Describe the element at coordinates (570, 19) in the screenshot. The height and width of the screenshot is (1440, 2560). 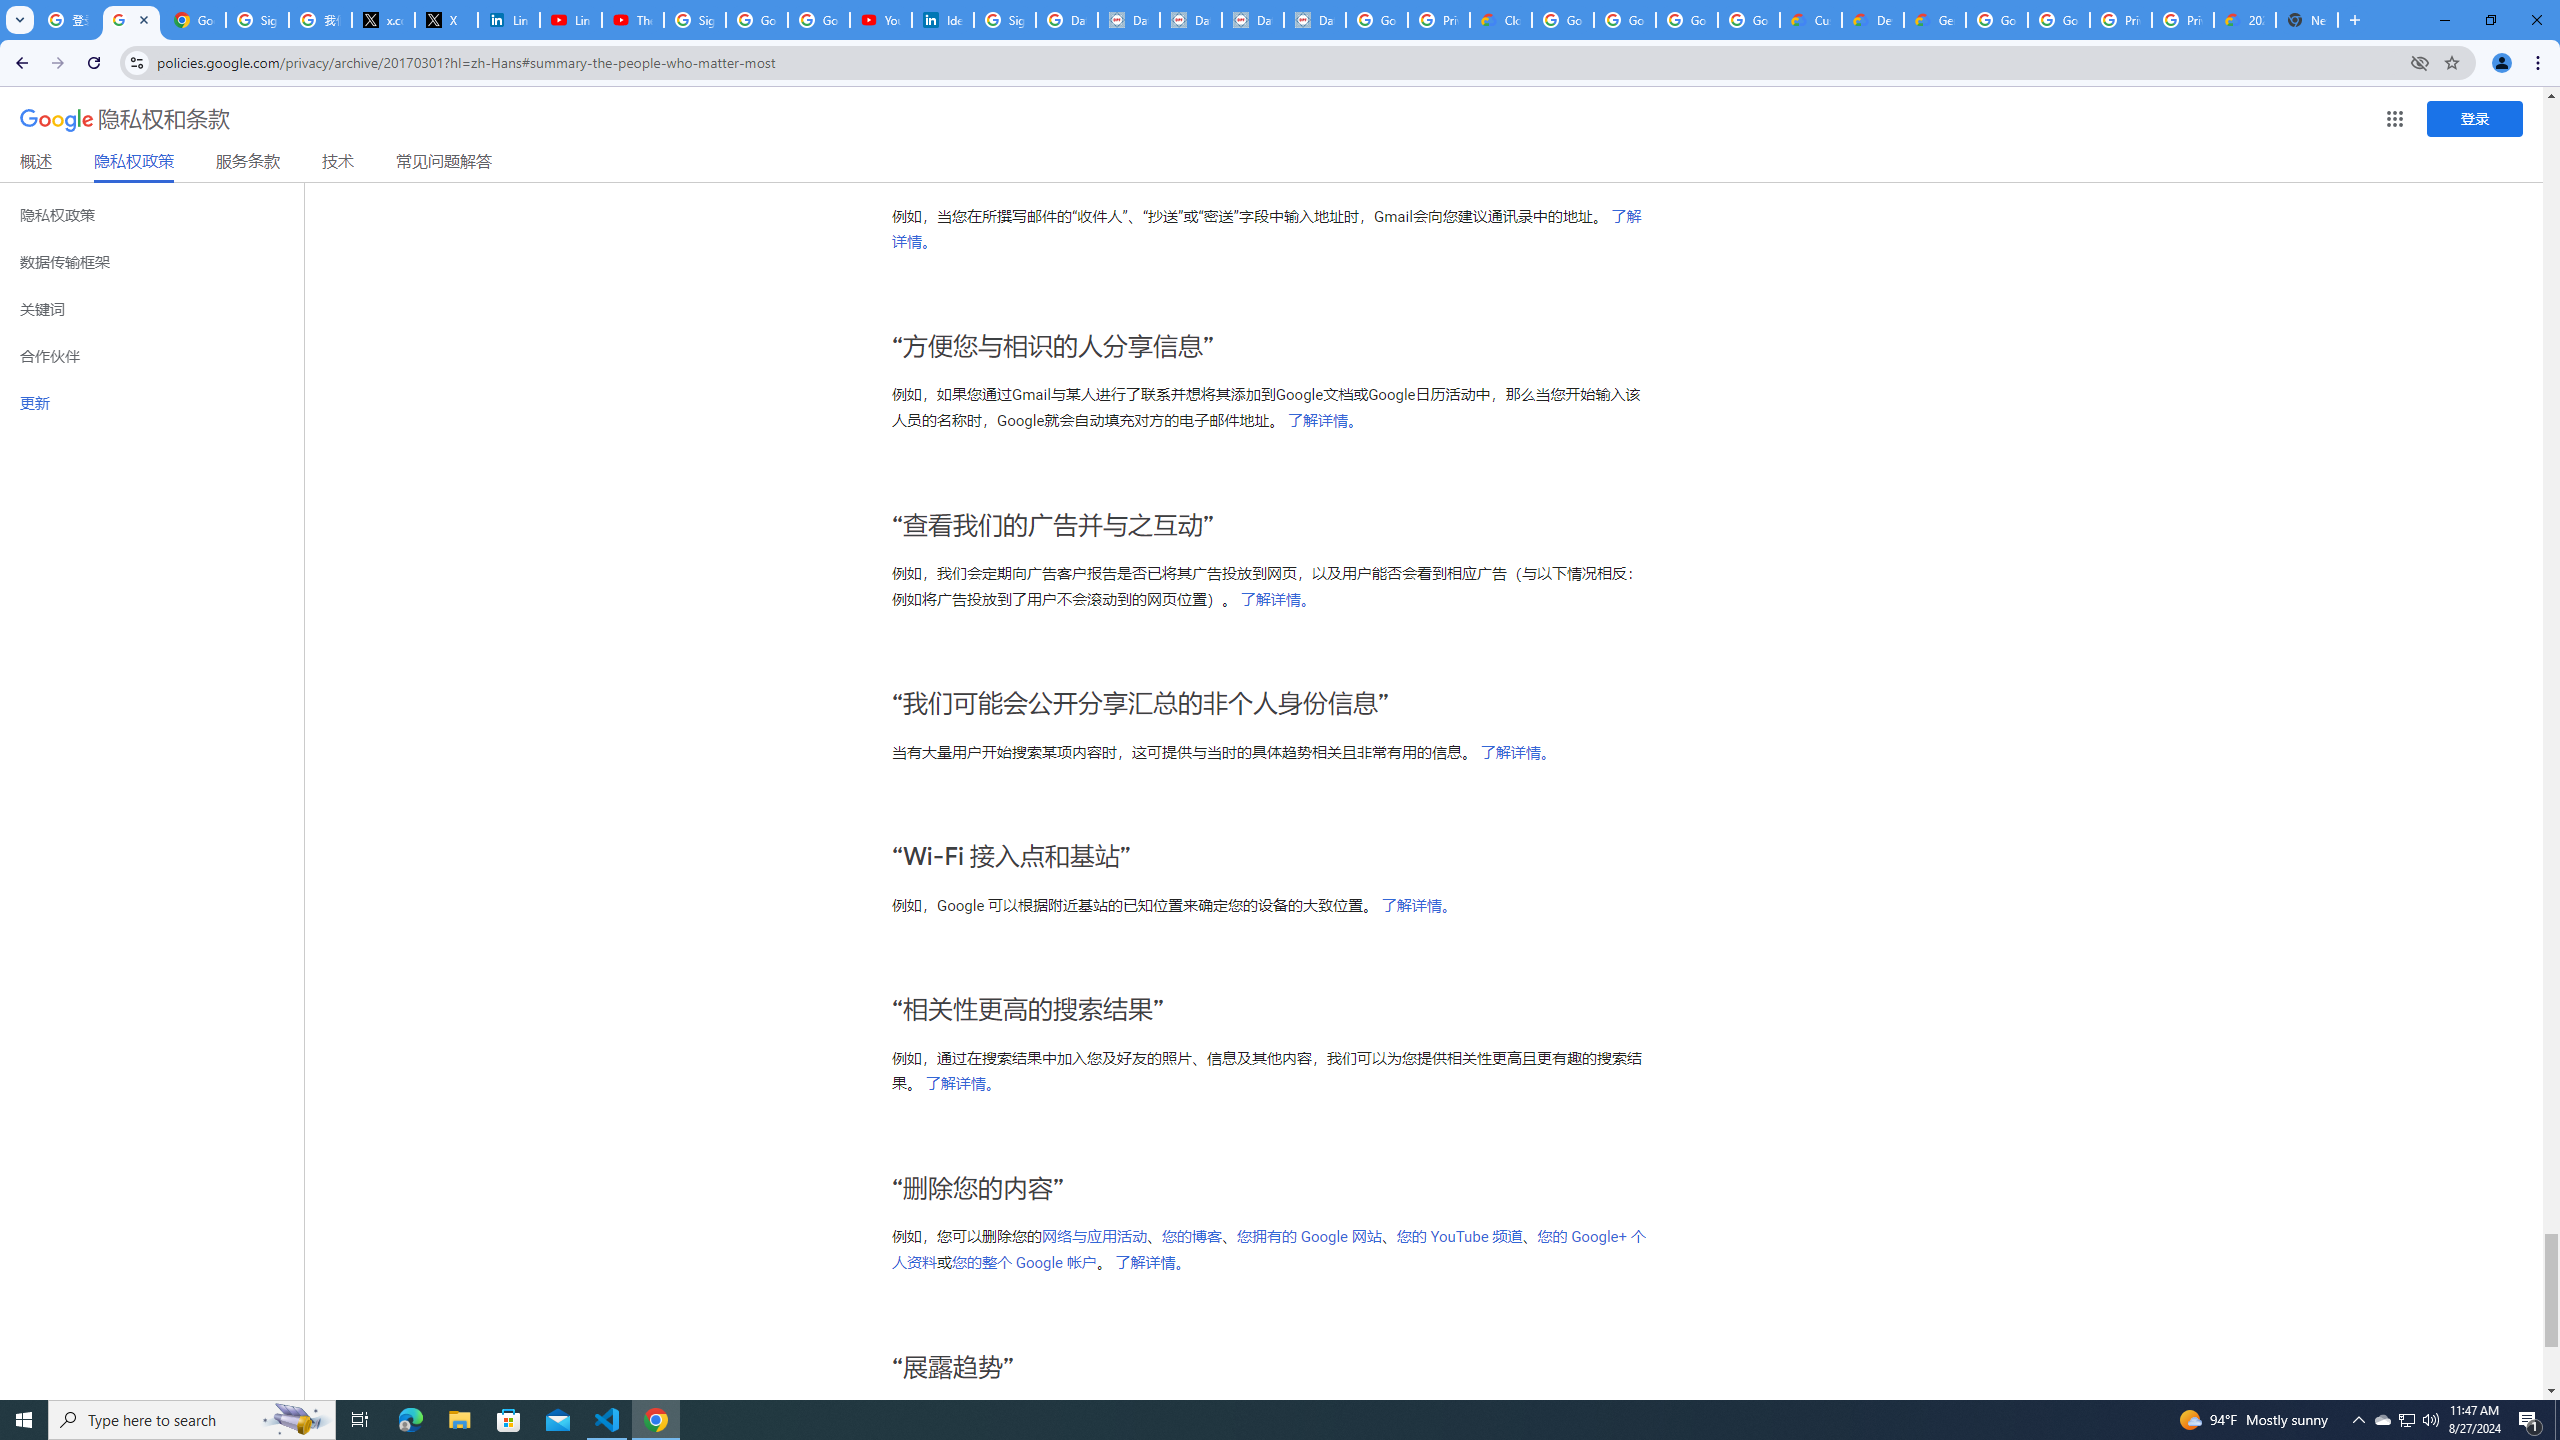
I see `'LinkedIn - YouTube'` at that location.